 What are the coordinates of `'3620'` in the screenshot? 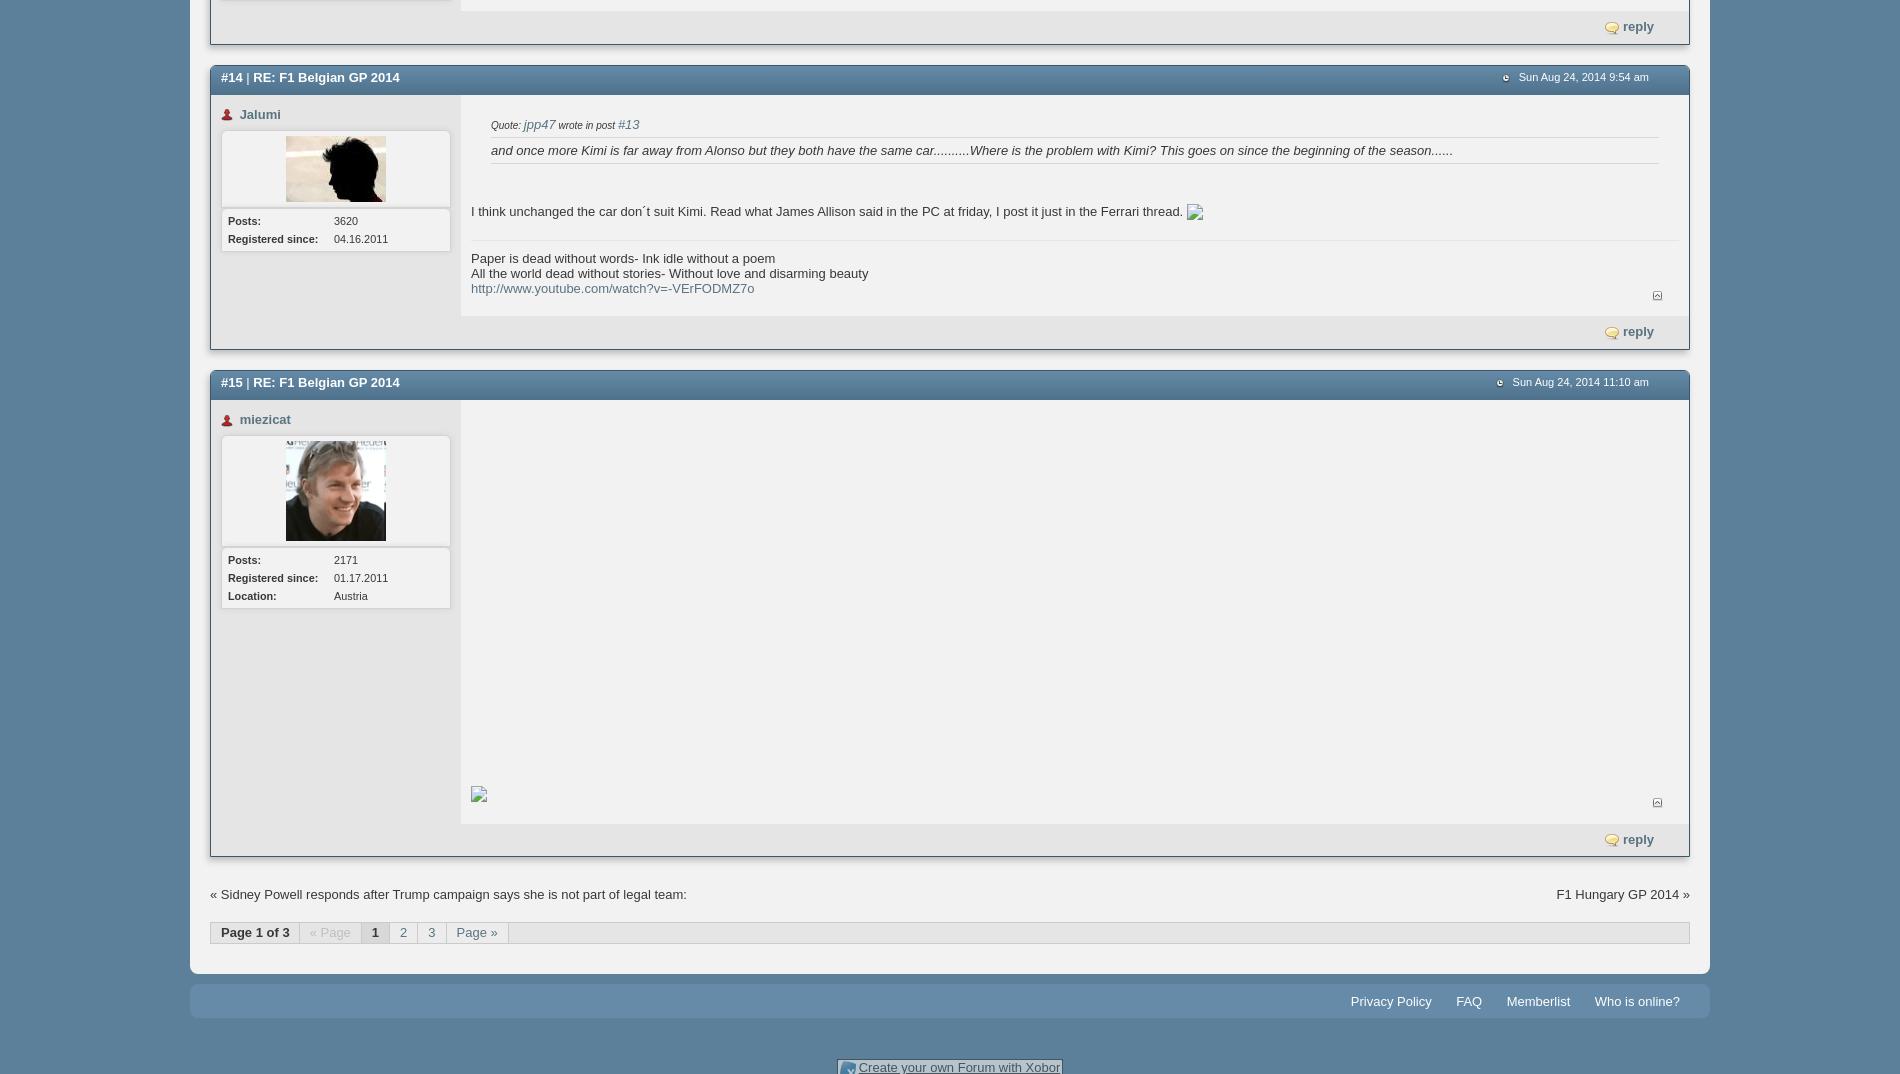 It's located at (344, 218).